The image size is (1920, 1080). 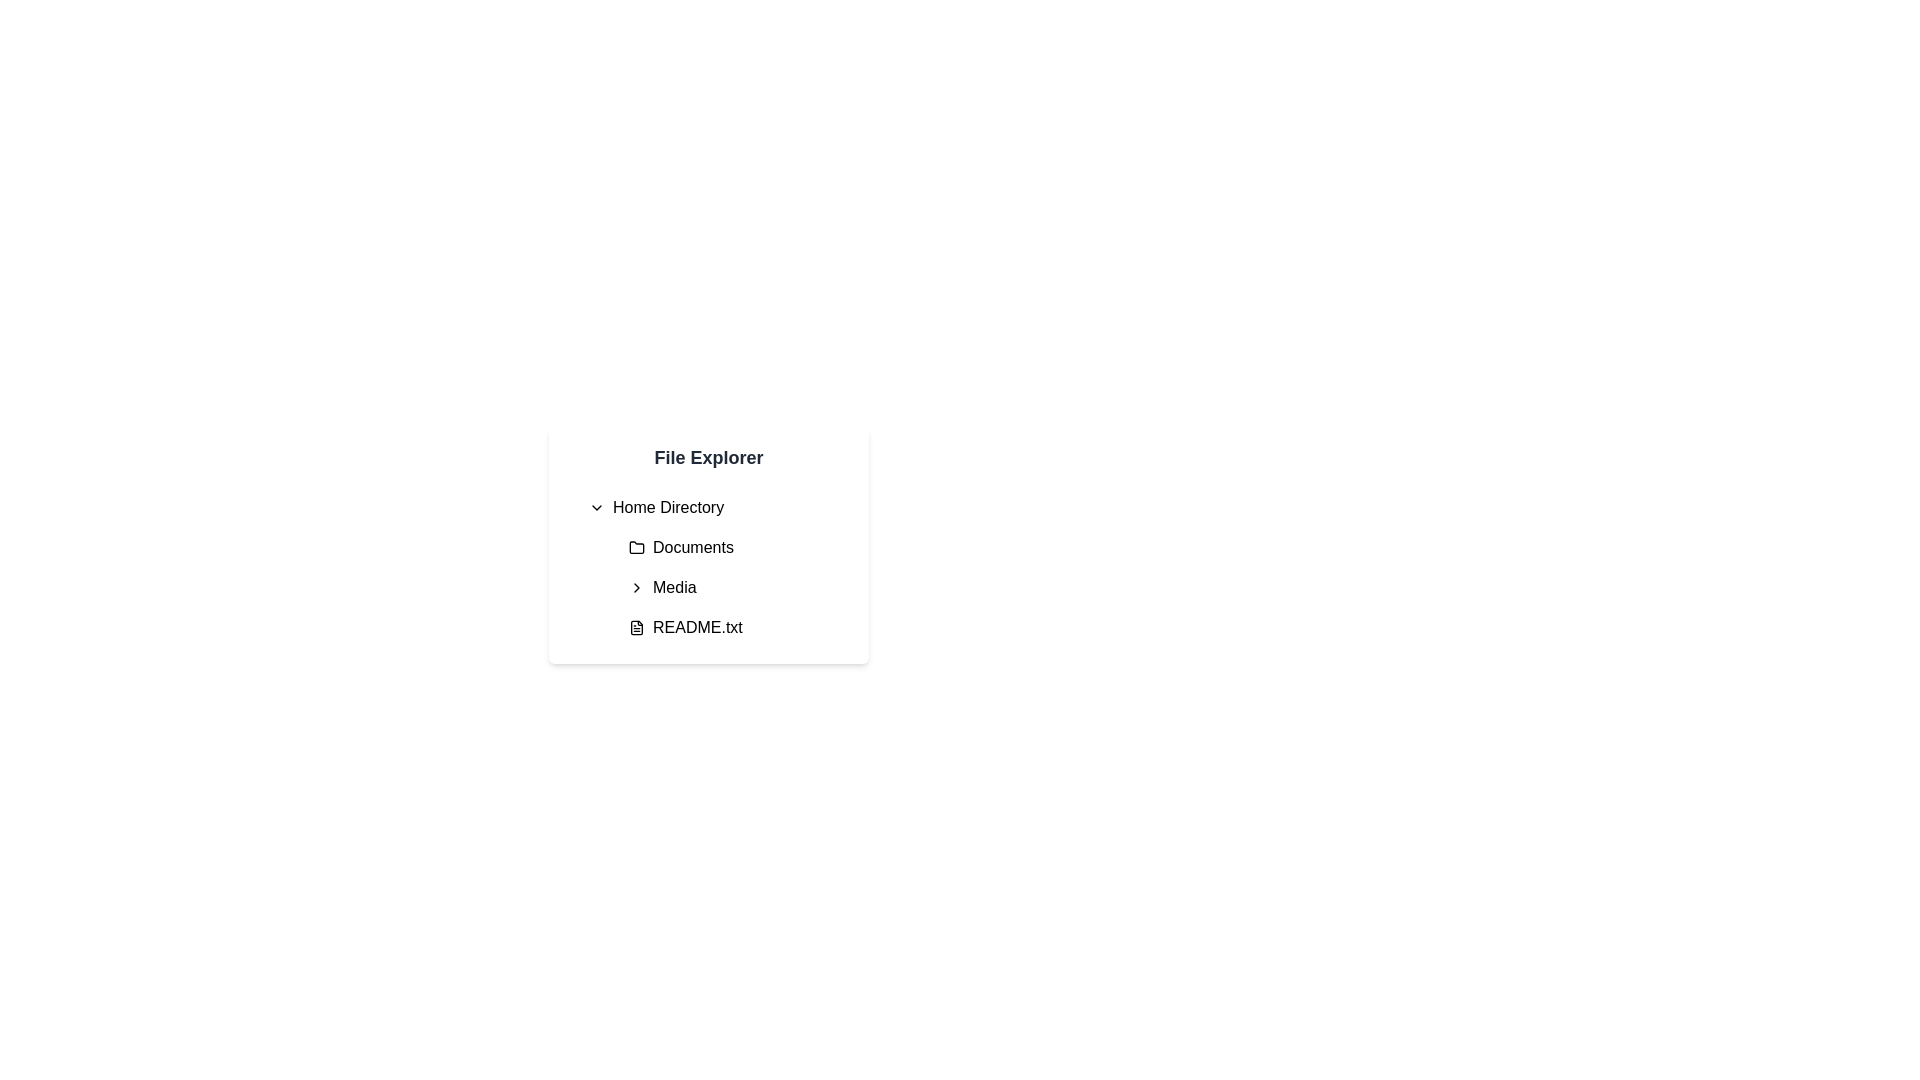 I want to click on the 'Documents' navigational entry, so click(x=736, y=547).